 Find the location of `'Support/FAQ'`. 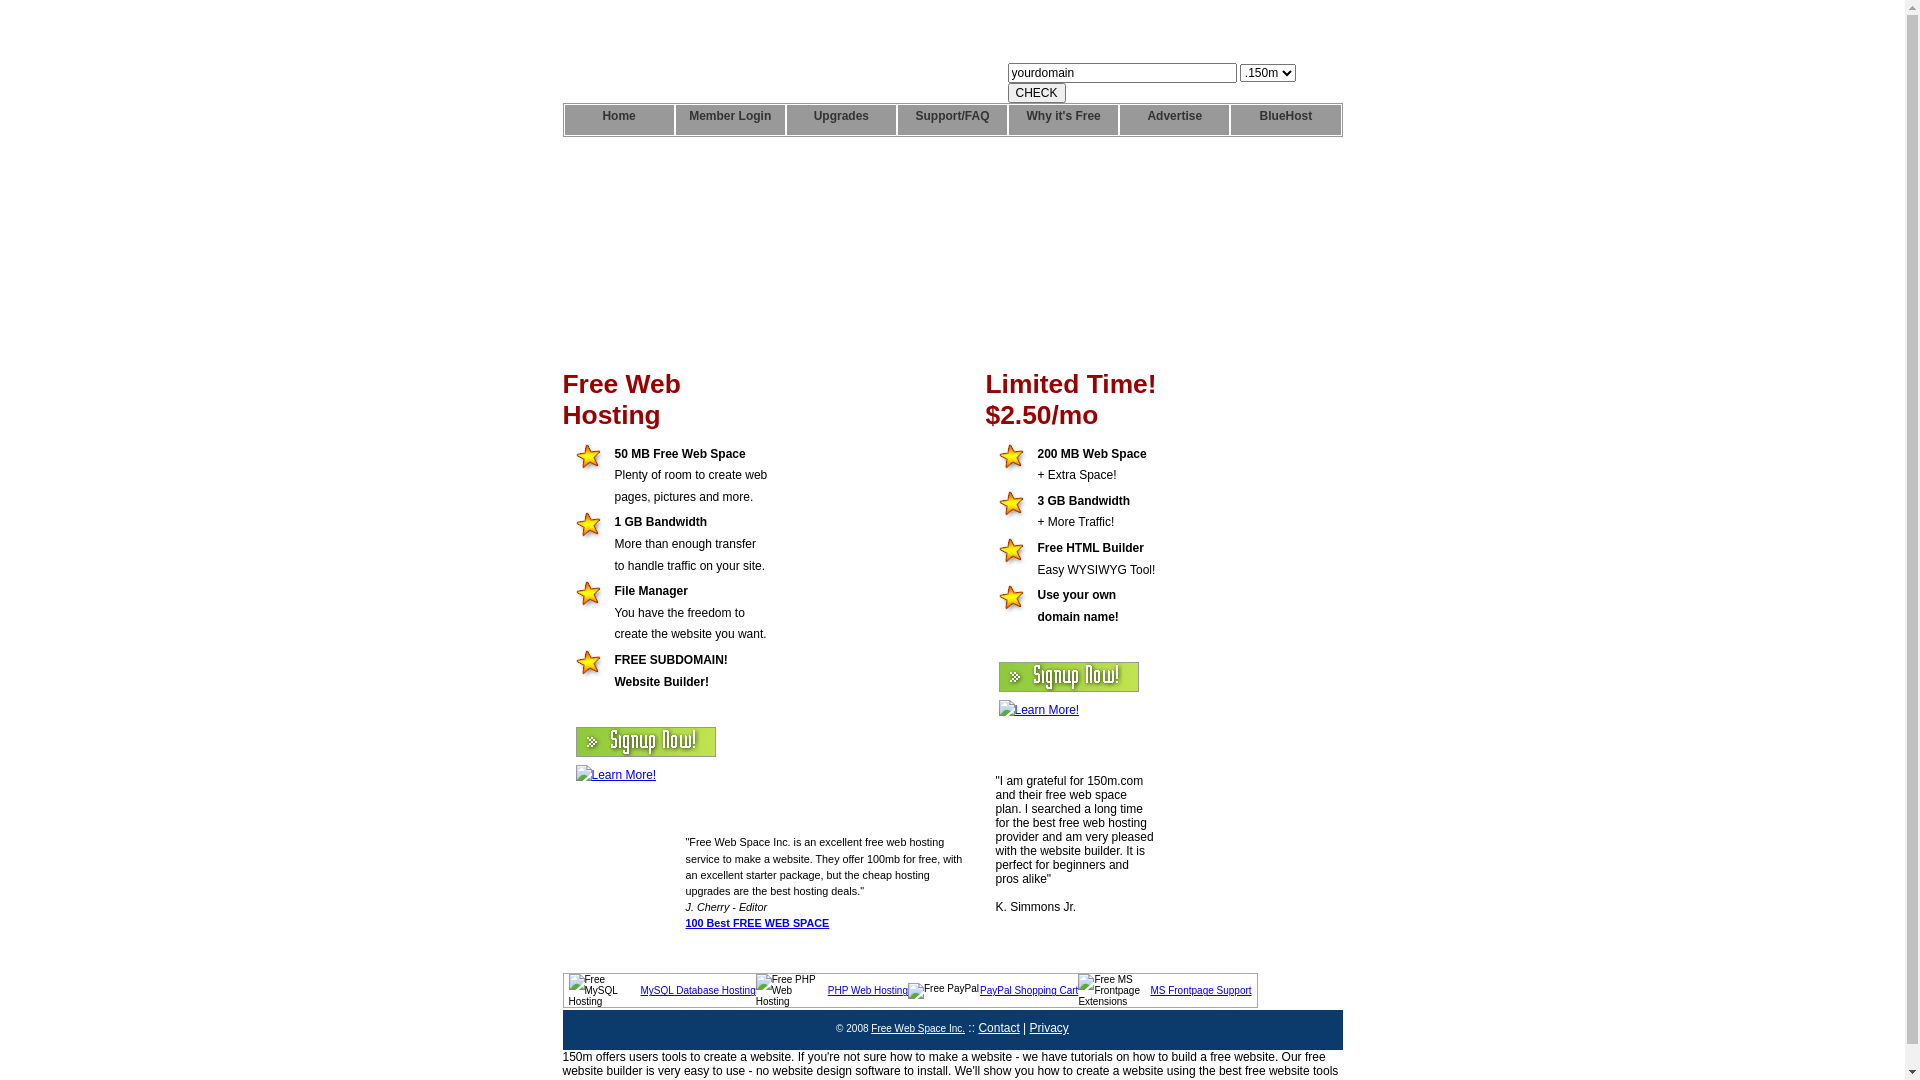

'Support/FAQ' is located at coordinates (896, 119).